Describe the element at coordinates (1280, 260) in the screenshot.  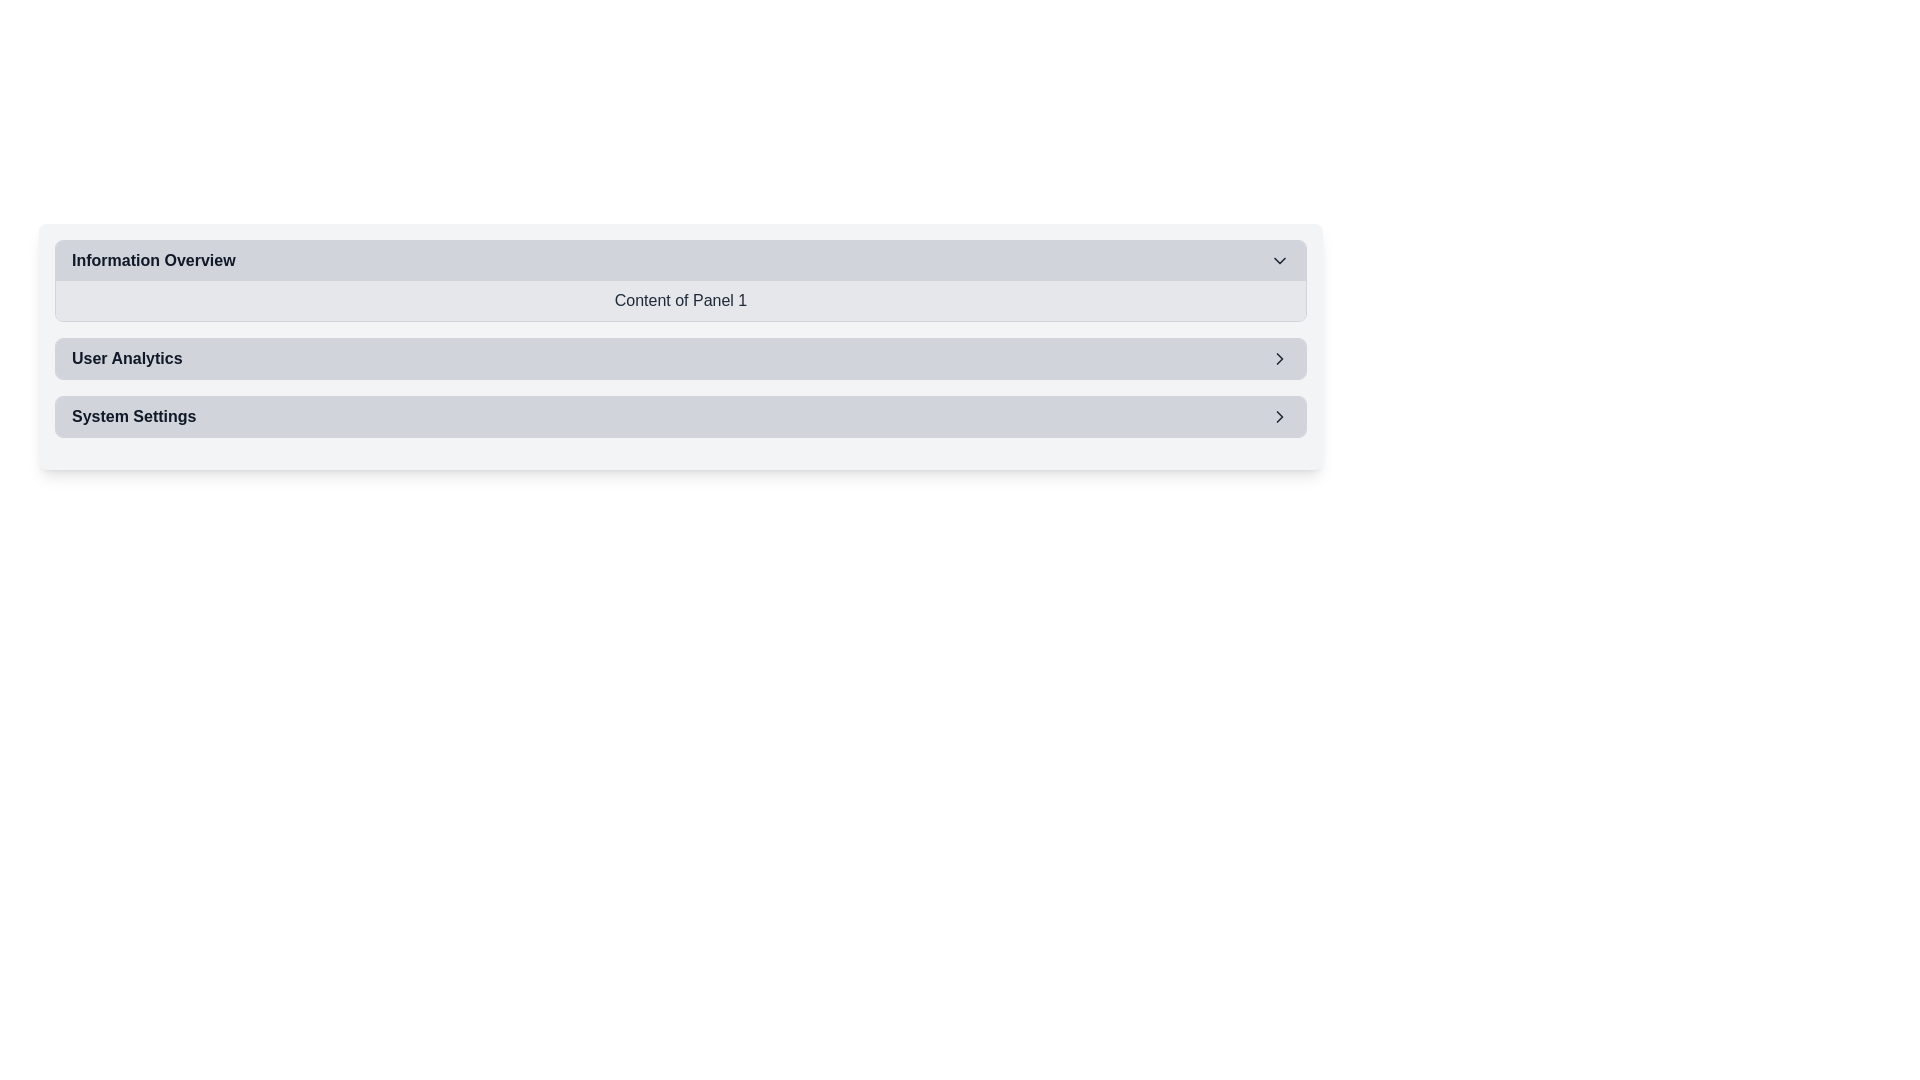
I see `the Chevron Down icon located at the right end of the 'Information Overview' header bar` at that location.